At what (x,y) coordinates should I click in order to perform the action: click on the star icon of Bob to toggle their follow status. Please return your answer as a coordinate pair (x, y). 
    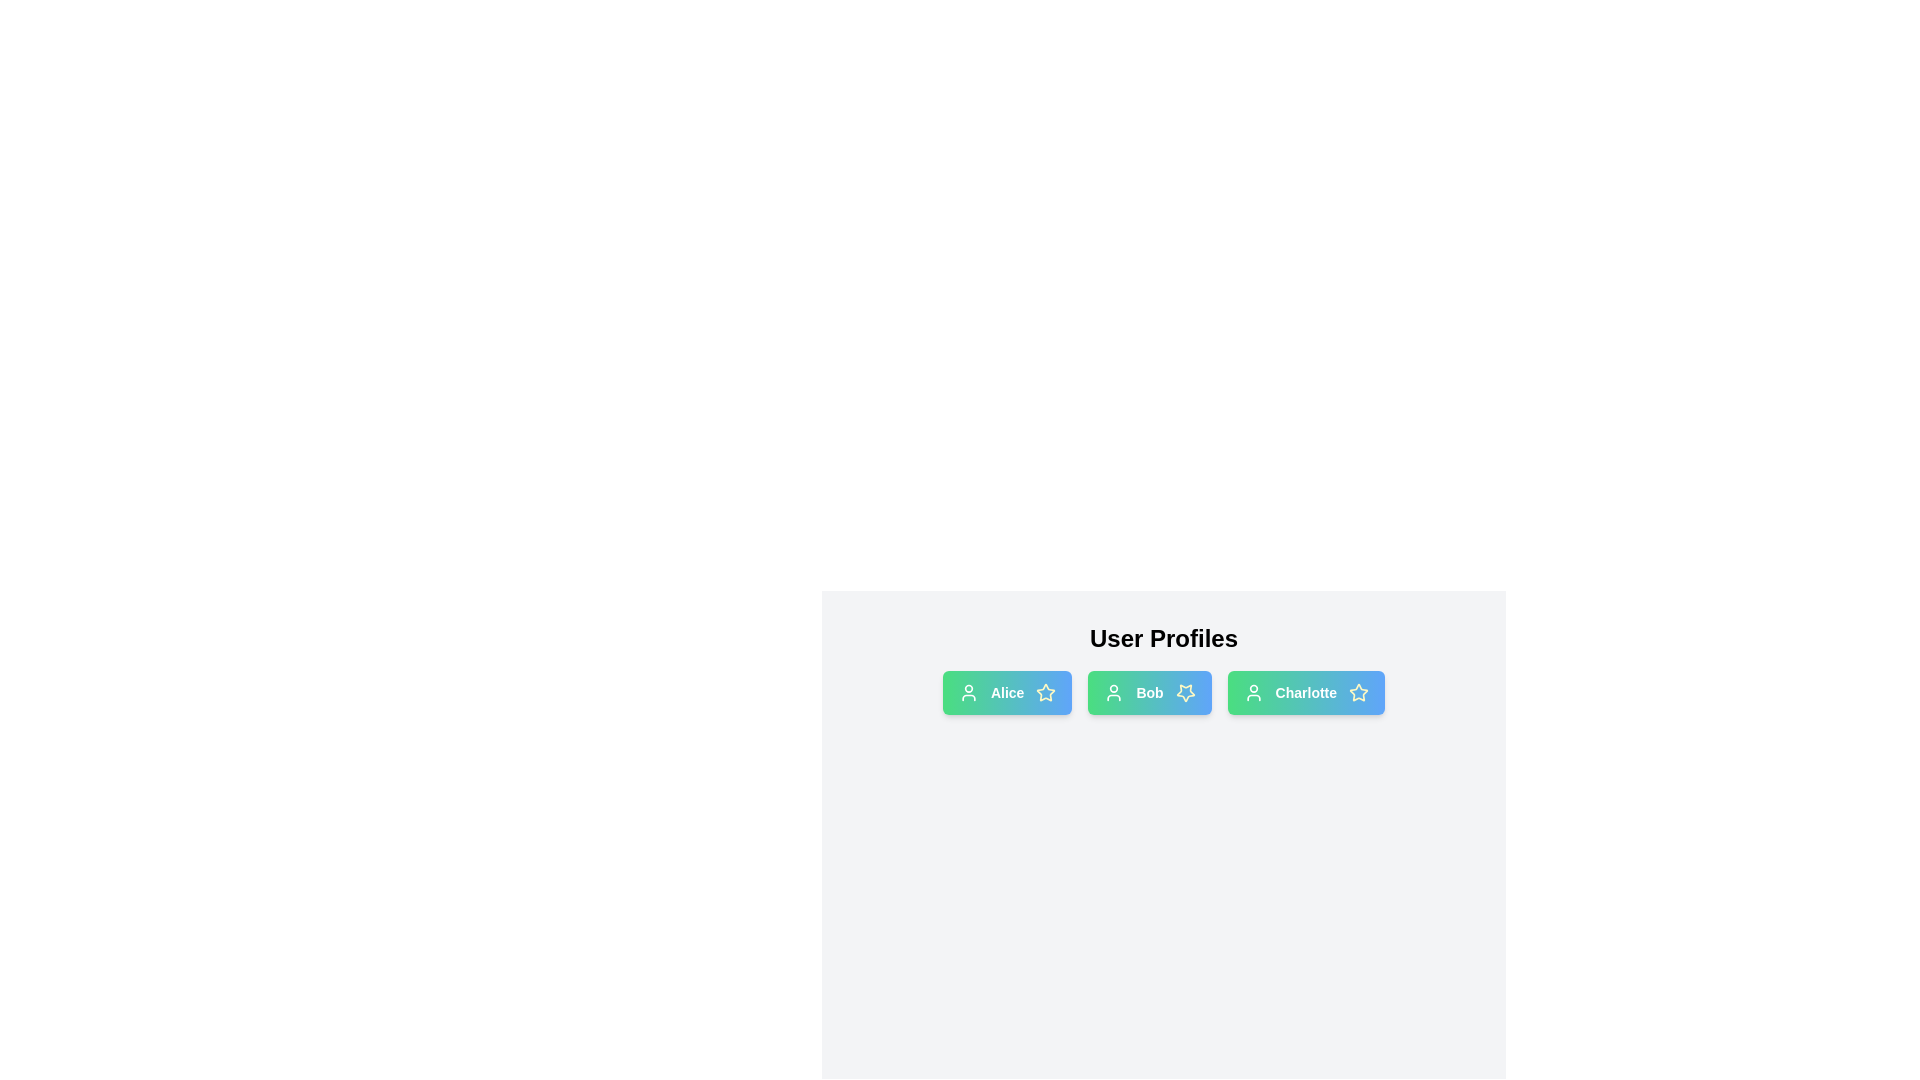
    Looking at the image, I should click on (1185, 692).